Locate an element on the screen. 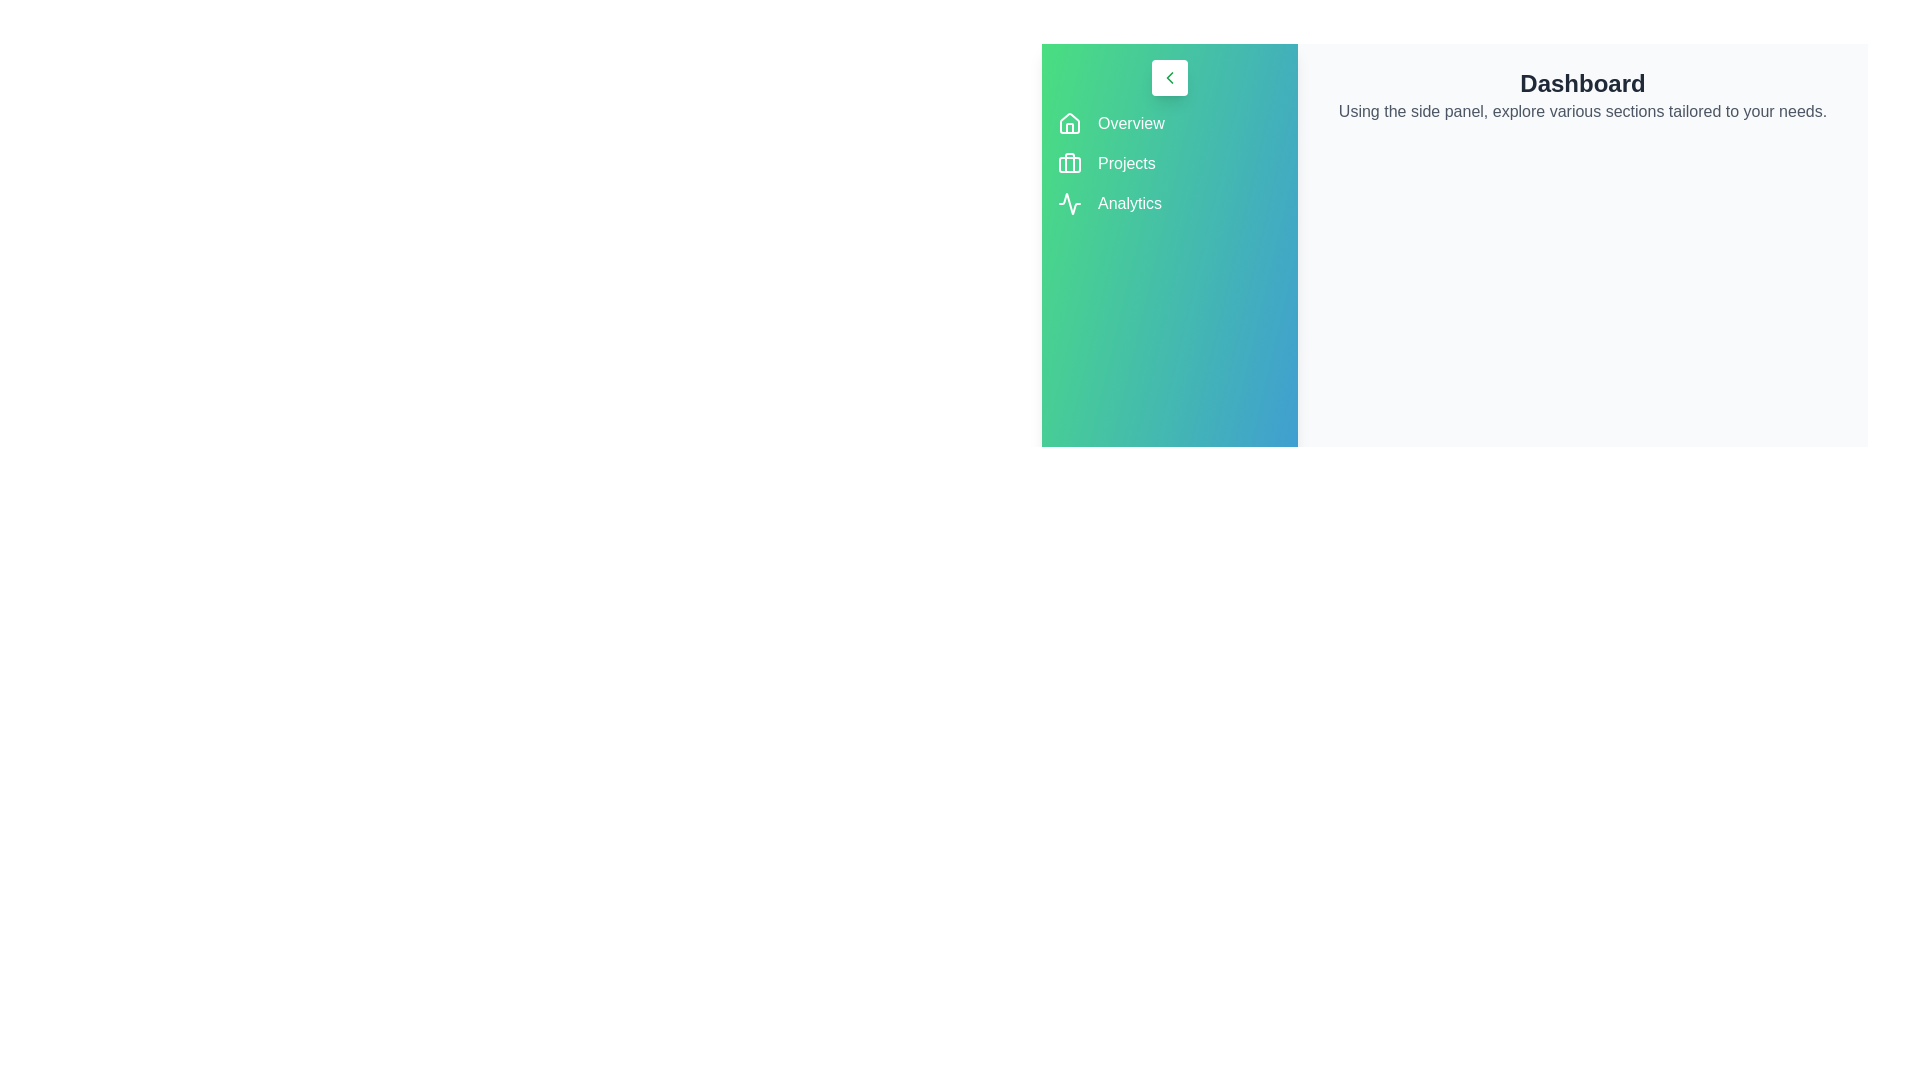  the menu item Overview to navigate to the corresponding section is located at coordinates (1131, 123).